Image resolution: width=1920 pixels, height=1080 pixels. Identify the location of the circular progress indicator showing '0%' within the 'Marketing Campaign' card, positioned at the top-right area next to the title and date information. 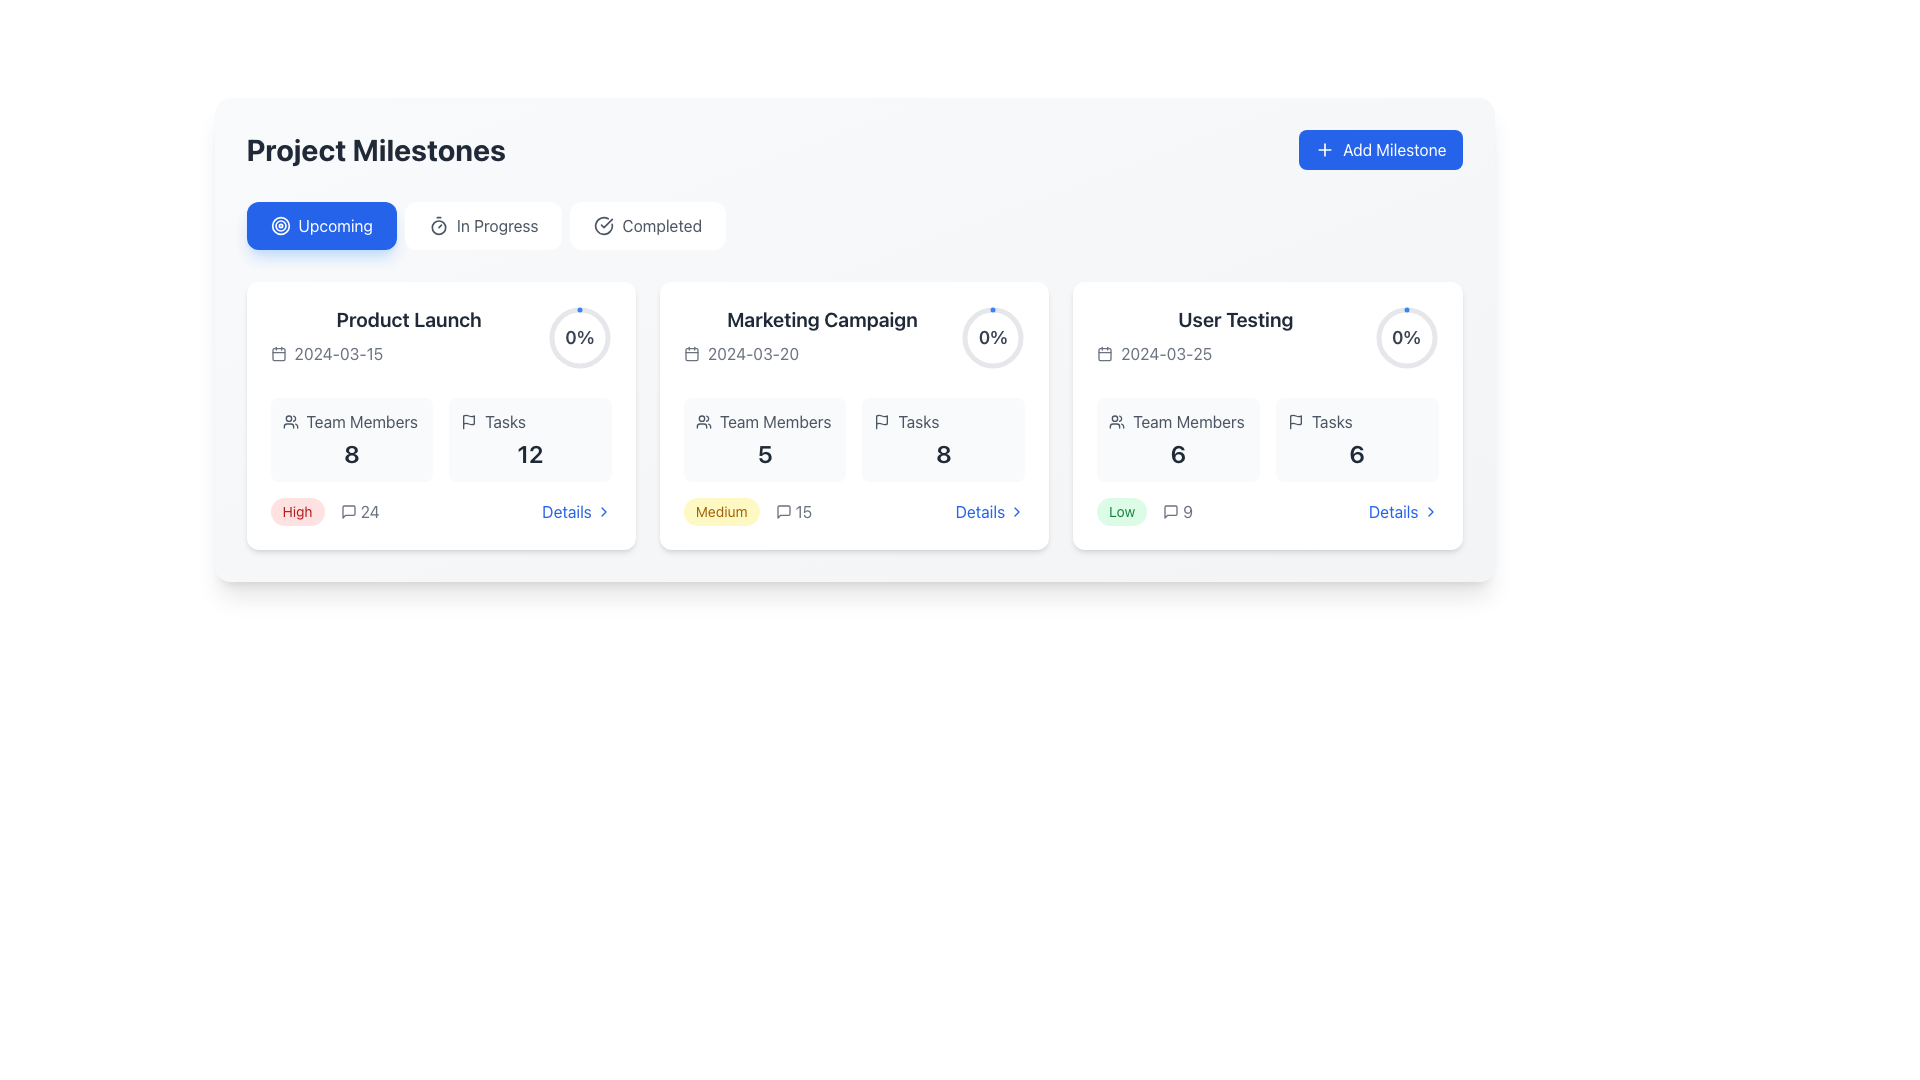
(993, 337).